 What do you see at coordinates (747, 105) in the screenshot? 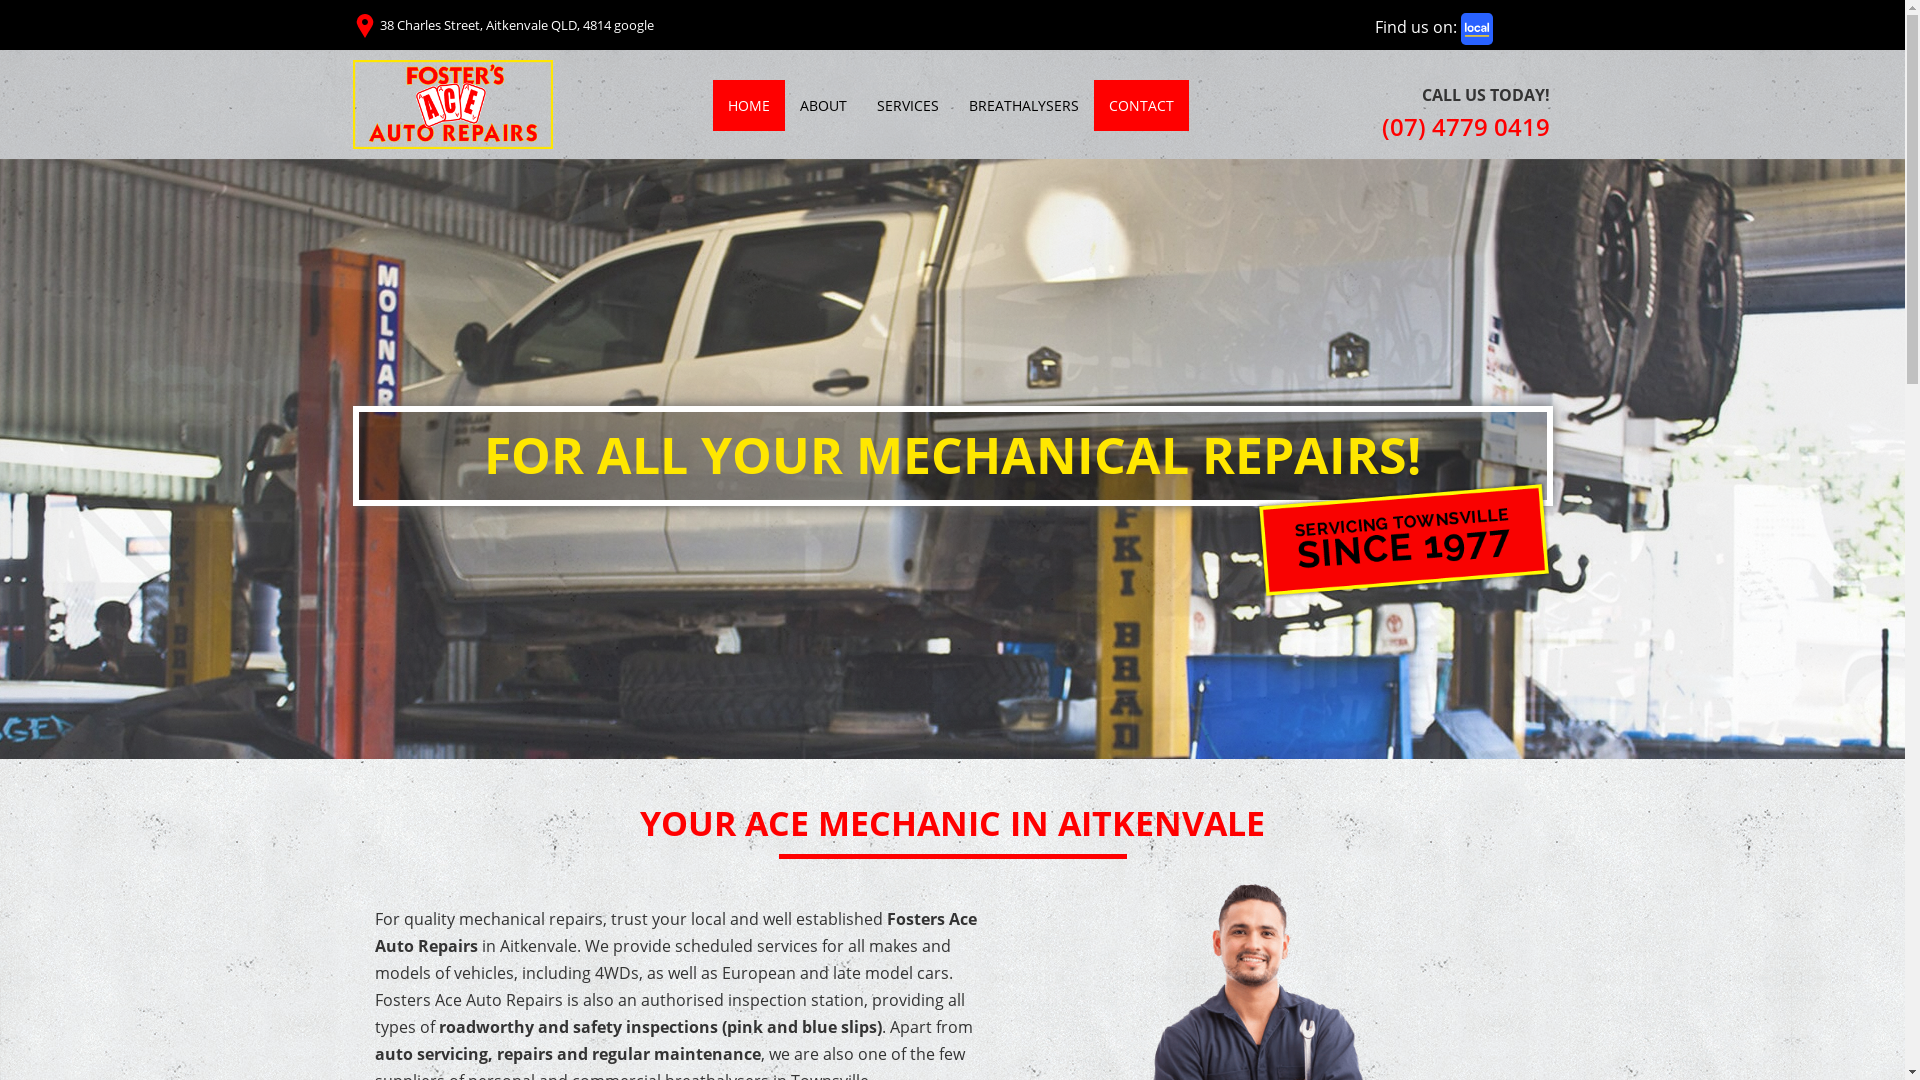
I see `'HOME'` at bounding box center [747, 105].